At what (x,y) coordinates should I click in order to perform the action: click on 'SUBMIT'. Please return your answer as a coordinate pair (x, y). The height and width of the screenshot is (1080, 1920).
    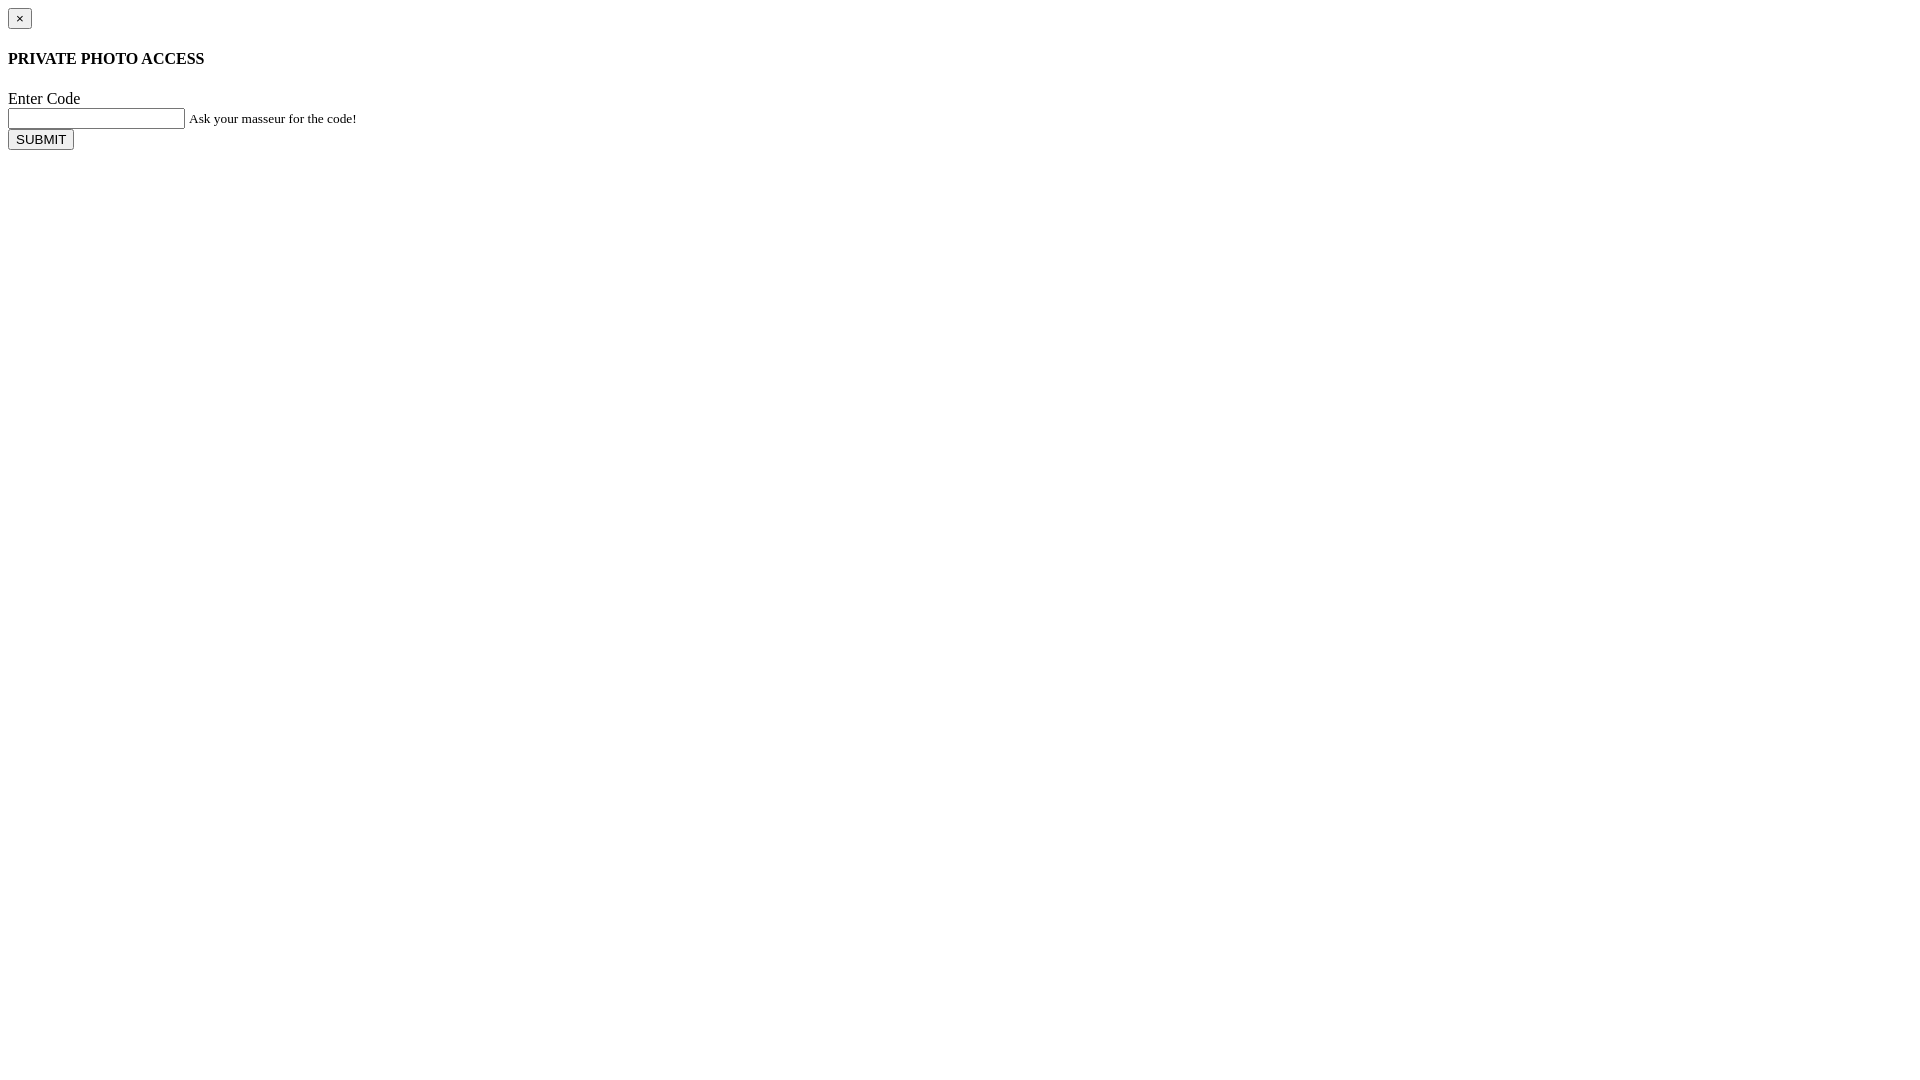
    Looking at the image, I should click on (41, 138).